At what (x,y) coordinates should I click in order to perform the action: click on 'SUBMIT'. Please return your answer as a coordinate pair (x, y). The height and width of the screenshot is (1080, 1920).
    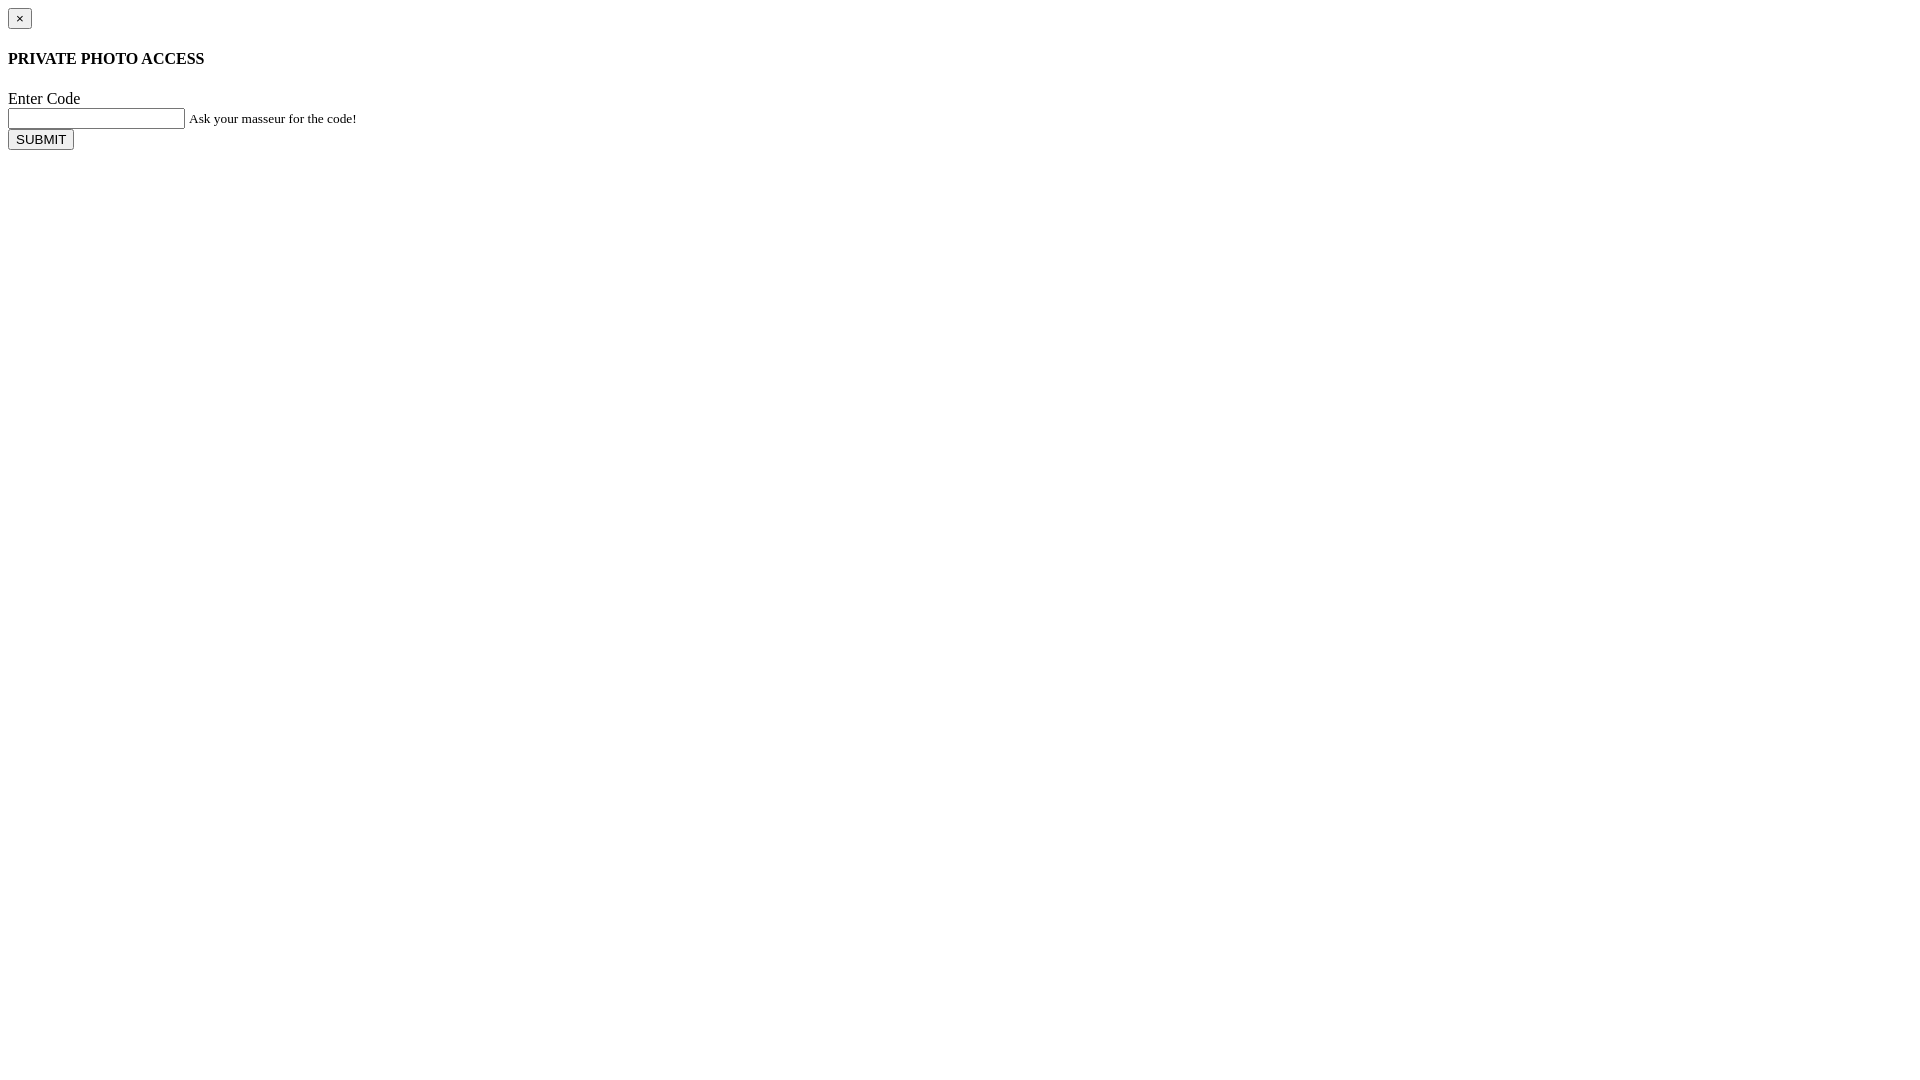
    Looking at the image, I should click on (41, 138).